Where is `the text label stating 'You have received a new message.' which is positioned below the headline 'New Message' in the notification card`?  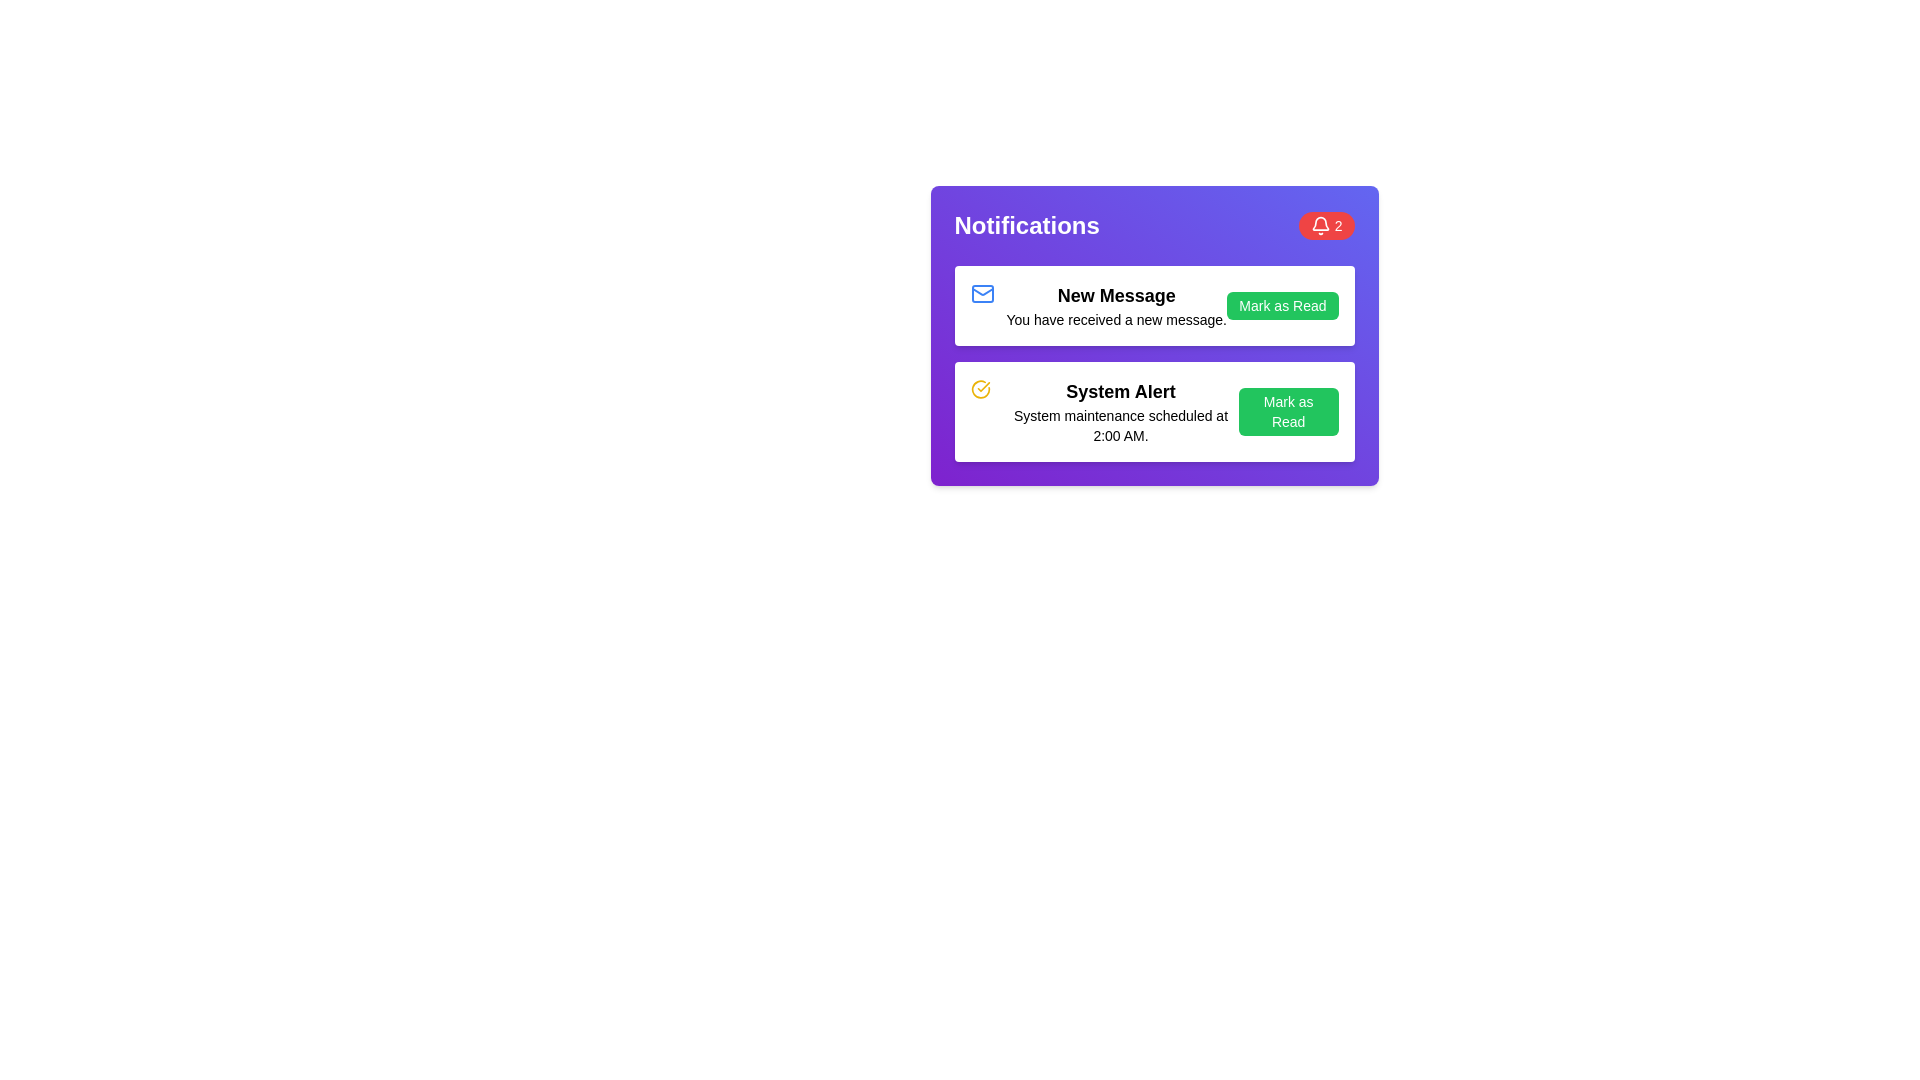 the text label stating 'You have received a new message.' which is positioned below the headline 'New Message' in the notification card is located at coordinates (1115, 319).